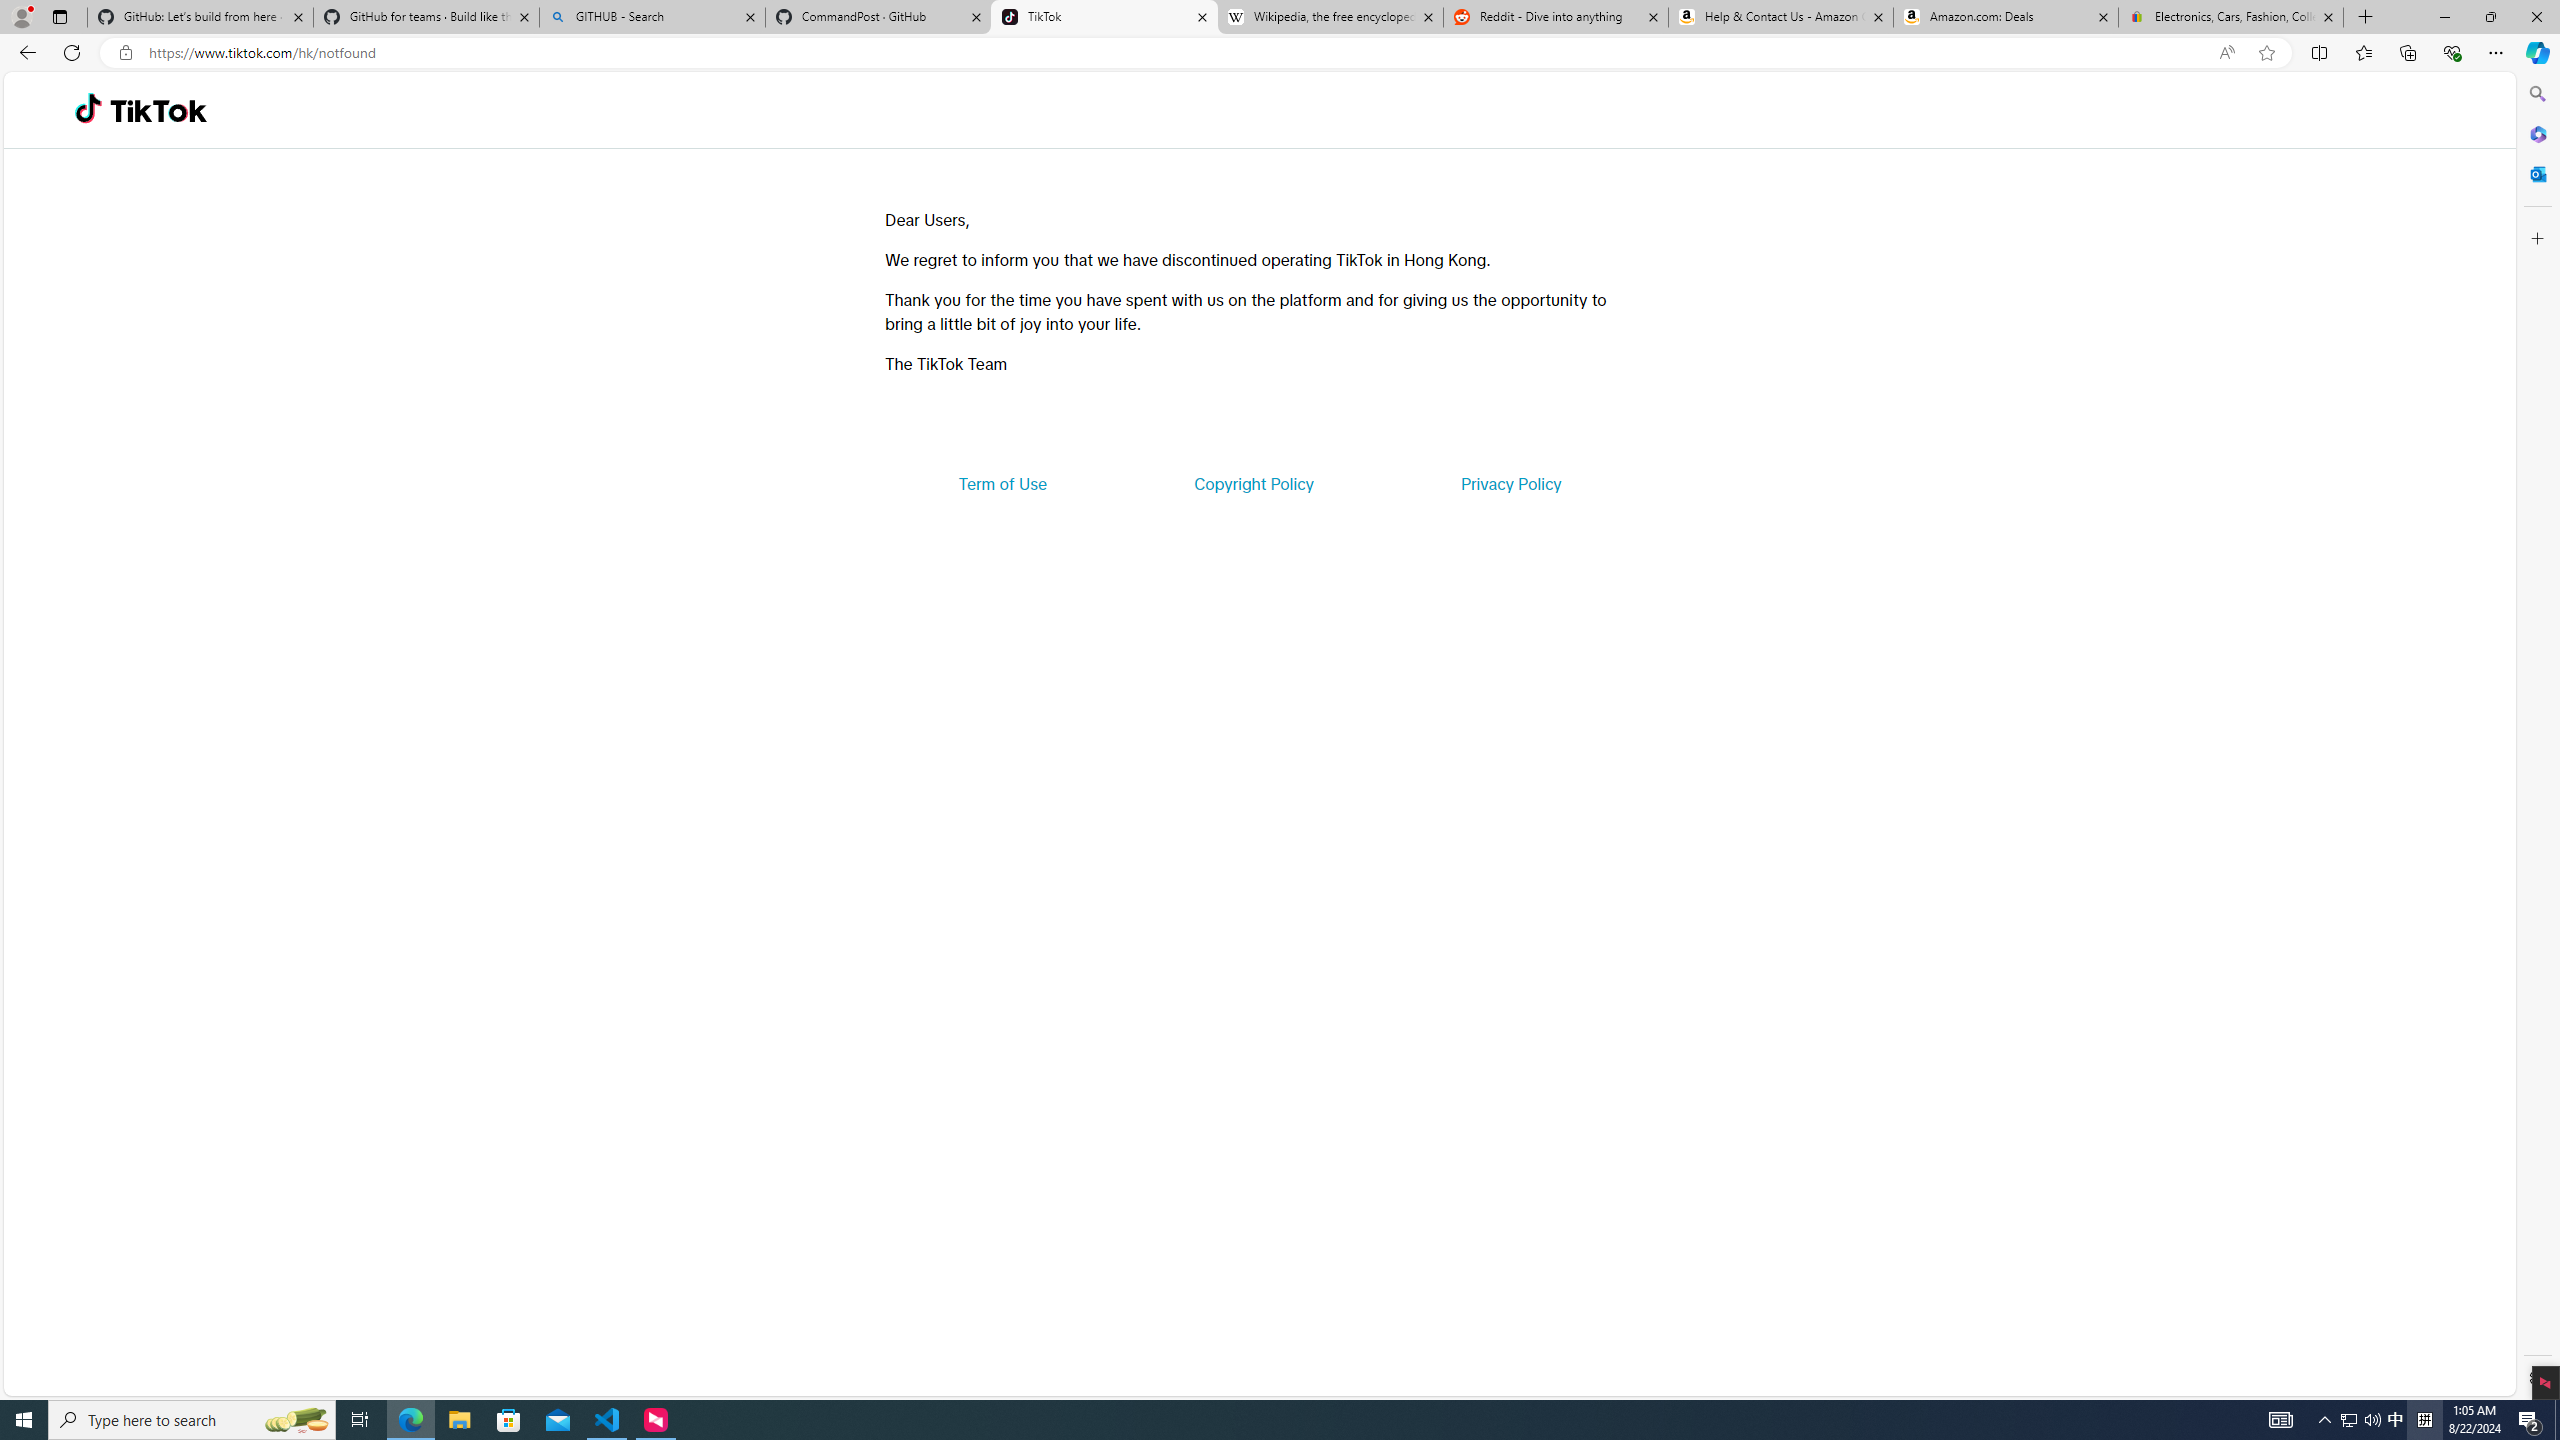  What do you see at coordinates (2005, 16) in the screenshot?
I see `'Amazon.com: Deals'` at bounding box center [2005, 16].